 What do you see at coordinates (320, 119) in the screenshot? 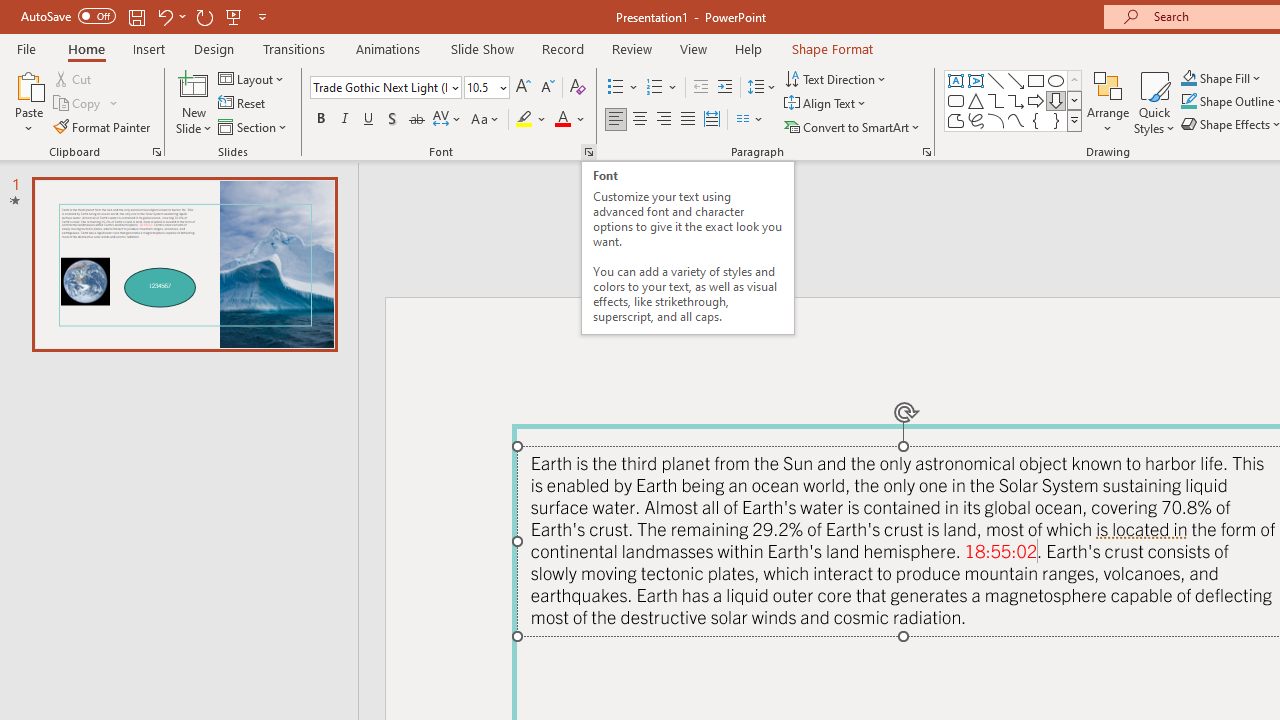
I see `'Bold'` at bounding box center [320, 119].